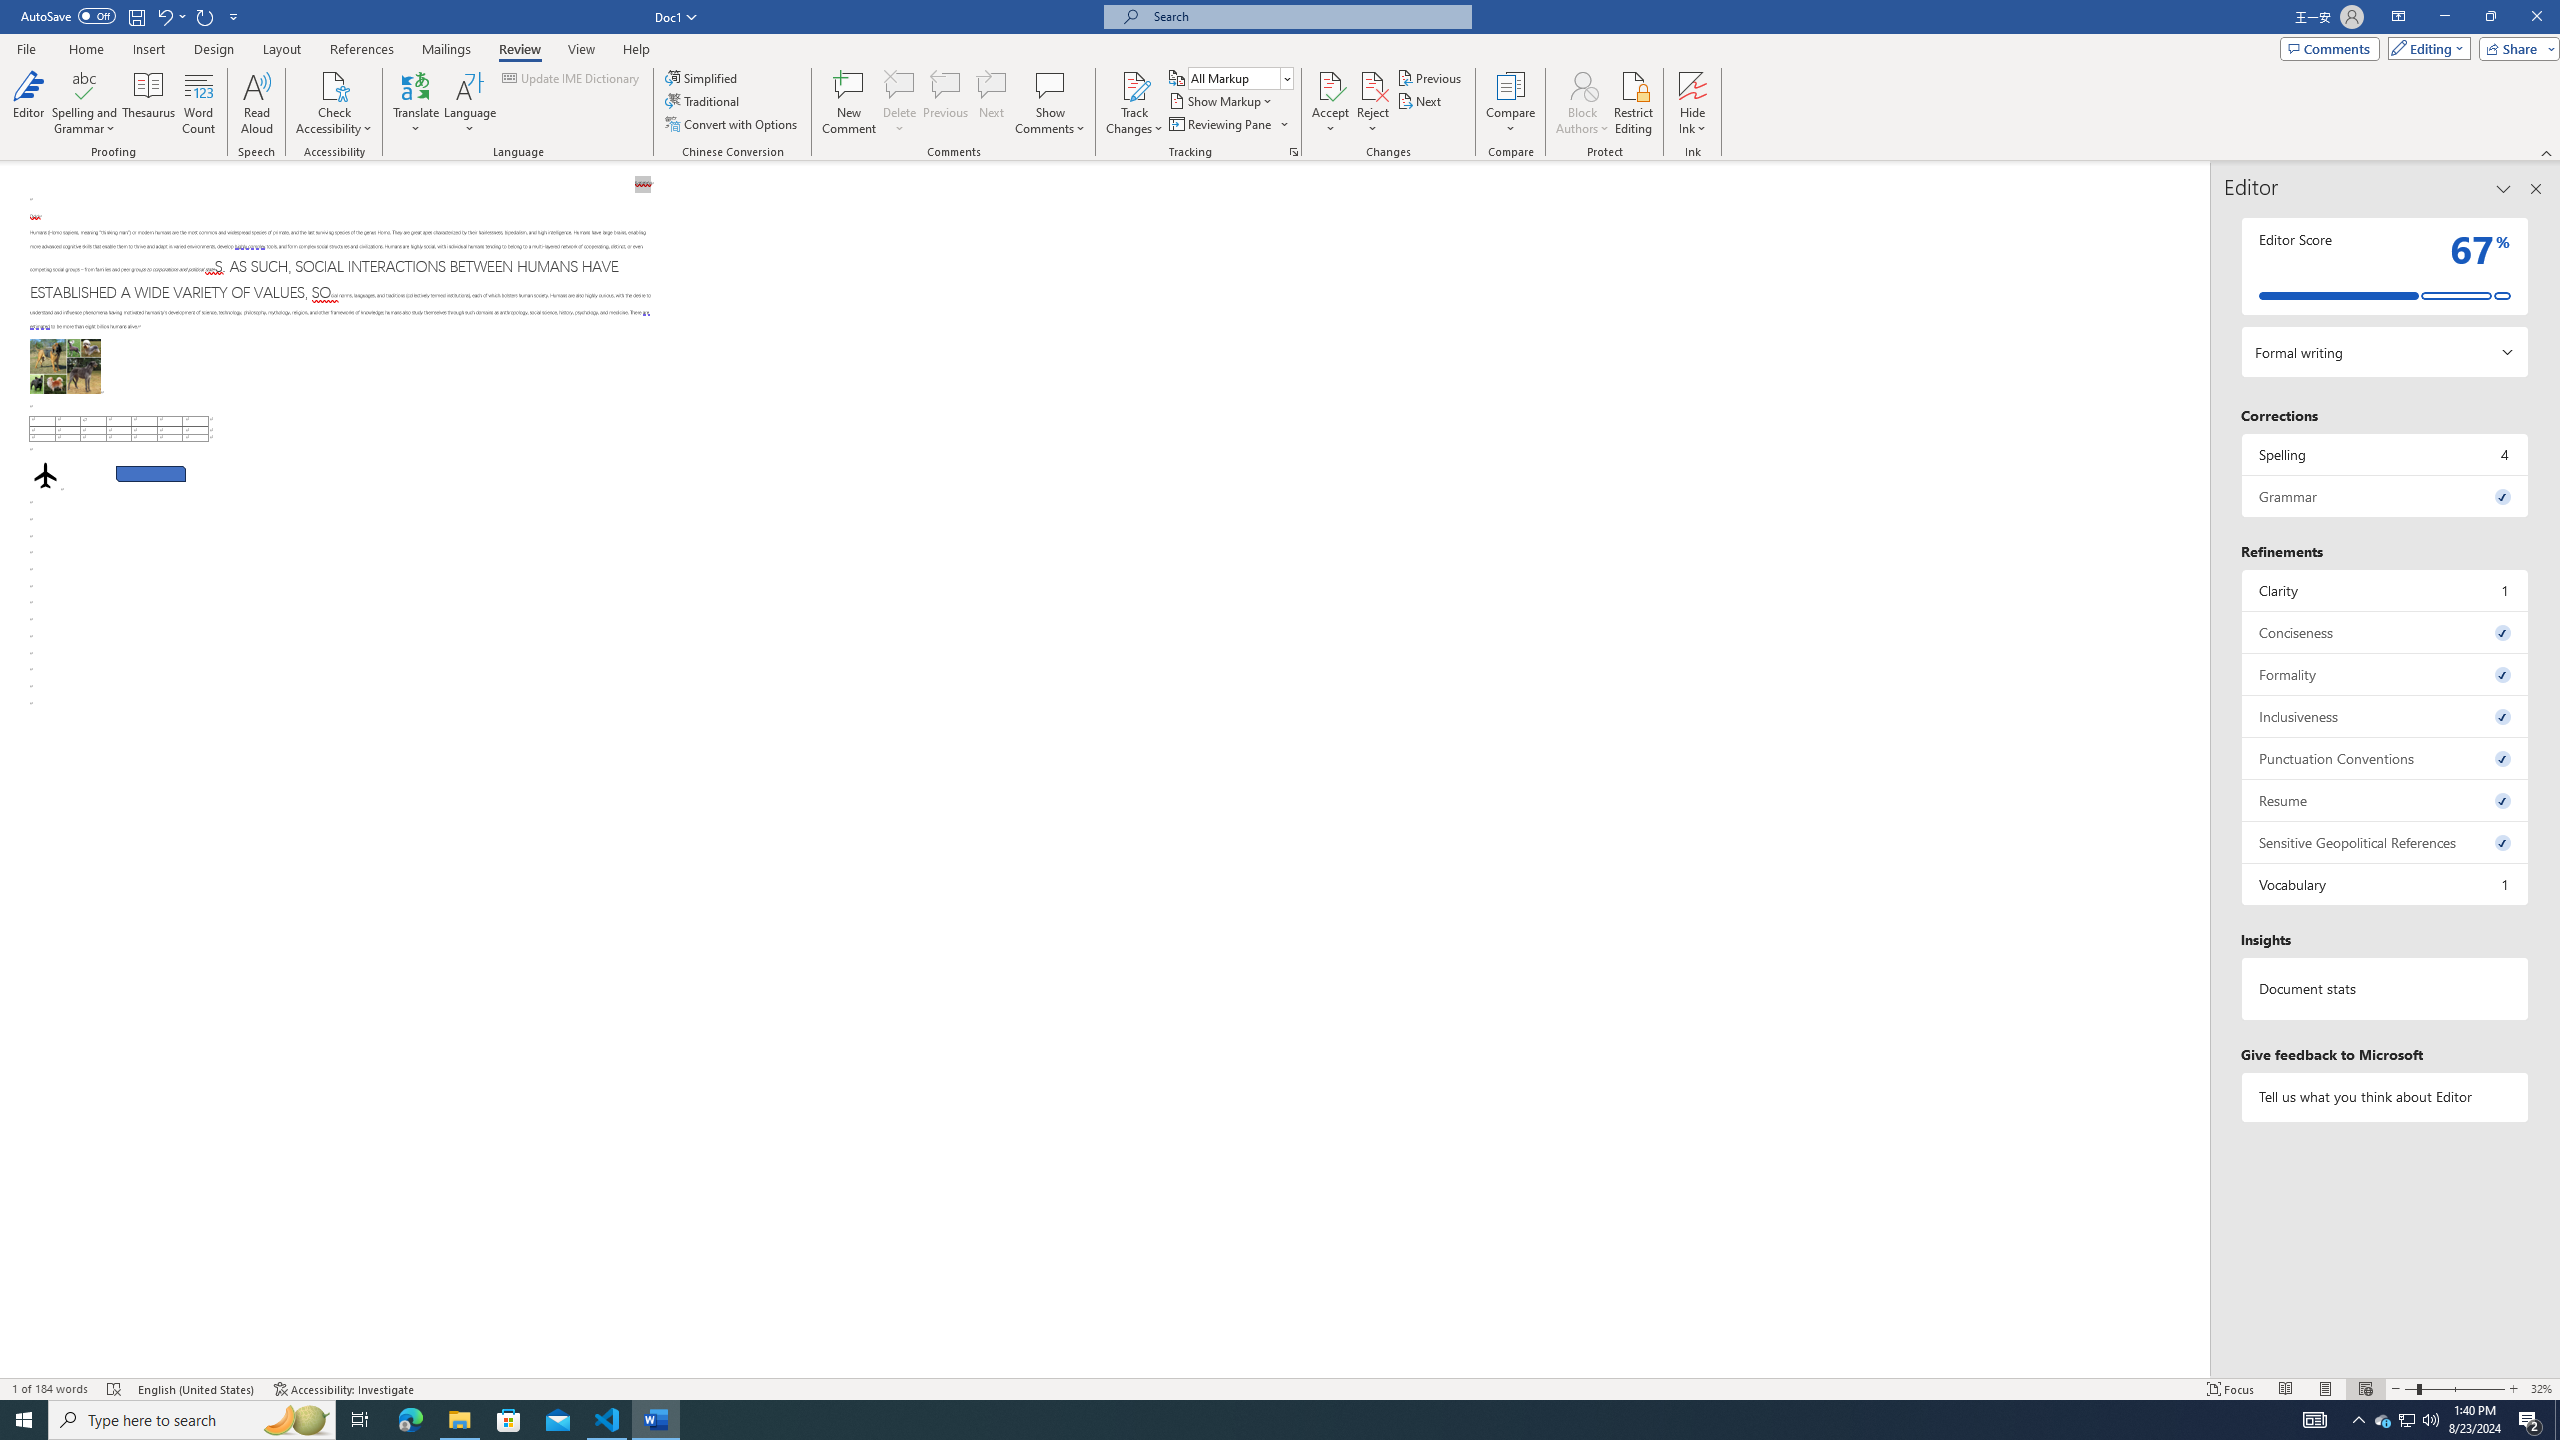  I want to click on 'Comments', so click(2329, 47).